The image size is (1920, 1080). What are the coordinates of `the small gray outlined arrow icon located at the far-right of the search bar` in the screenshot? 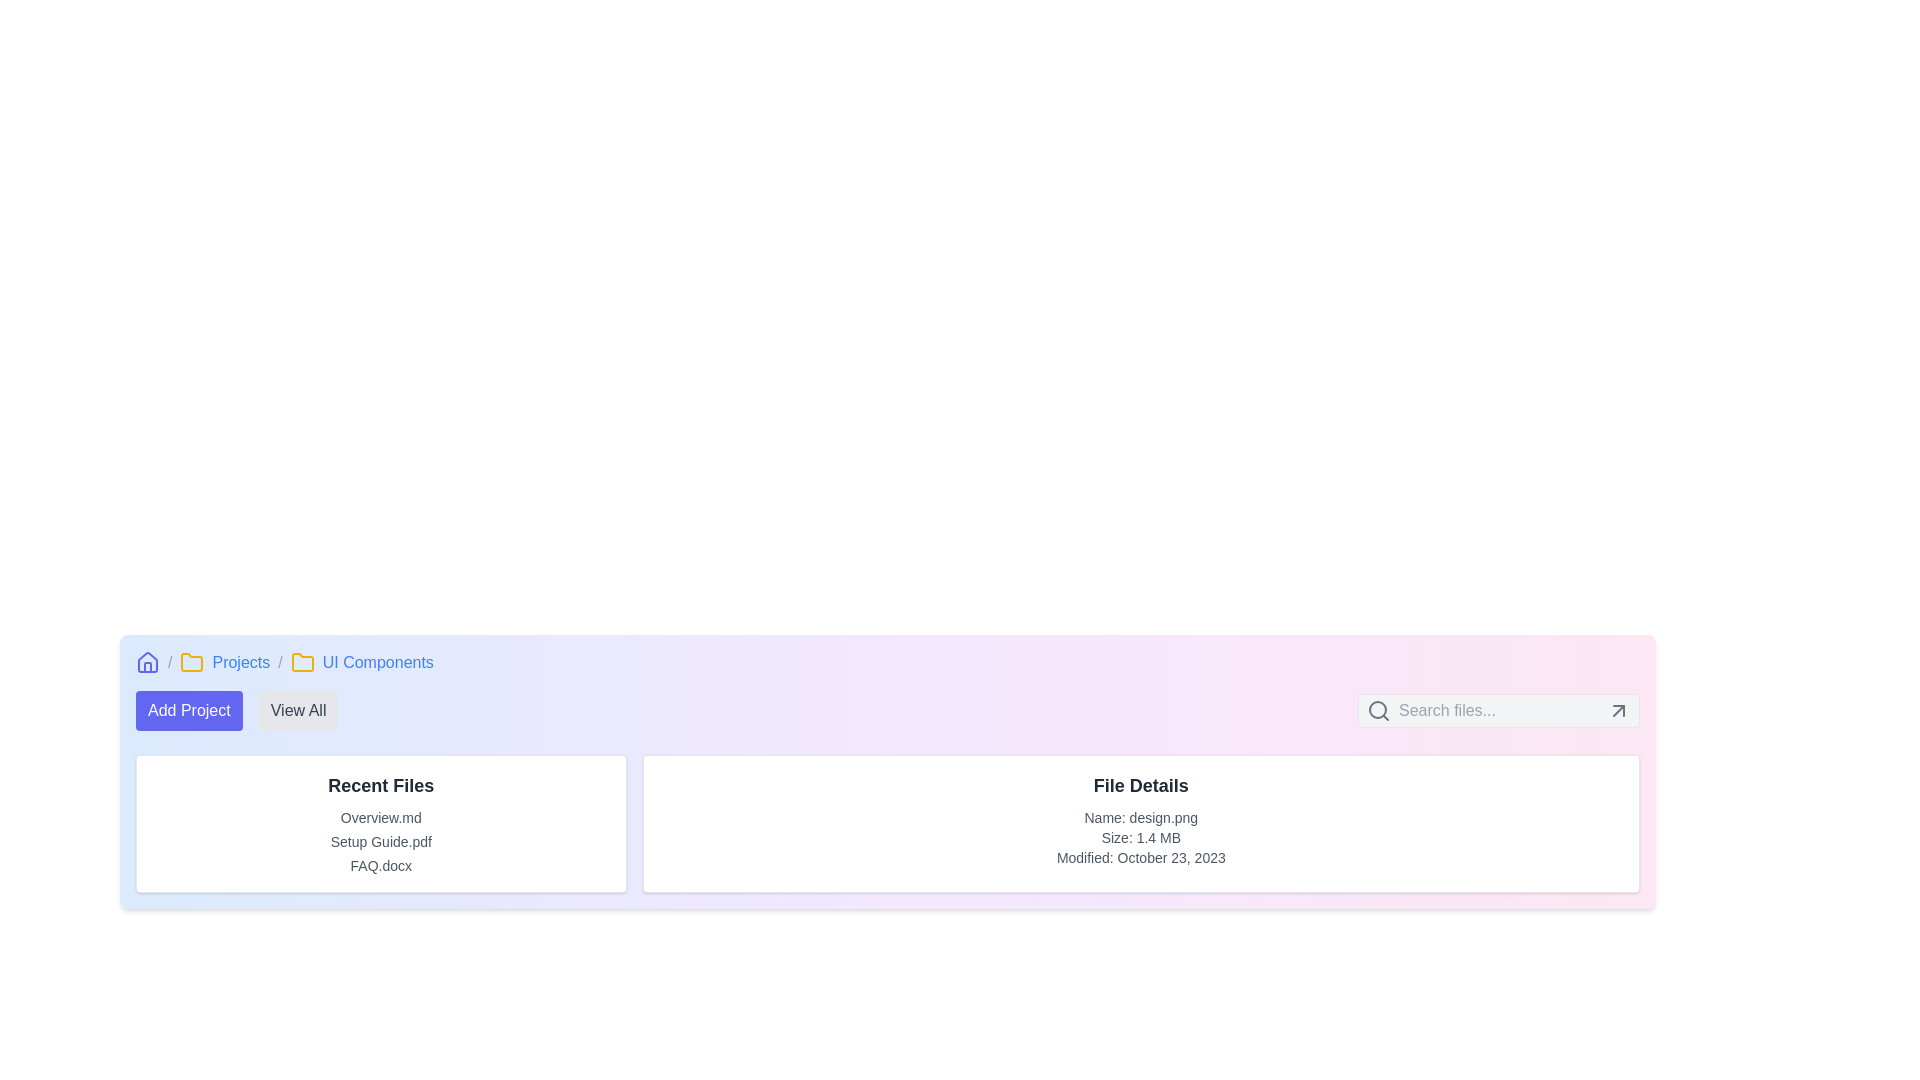 It's located at (1618, 709).